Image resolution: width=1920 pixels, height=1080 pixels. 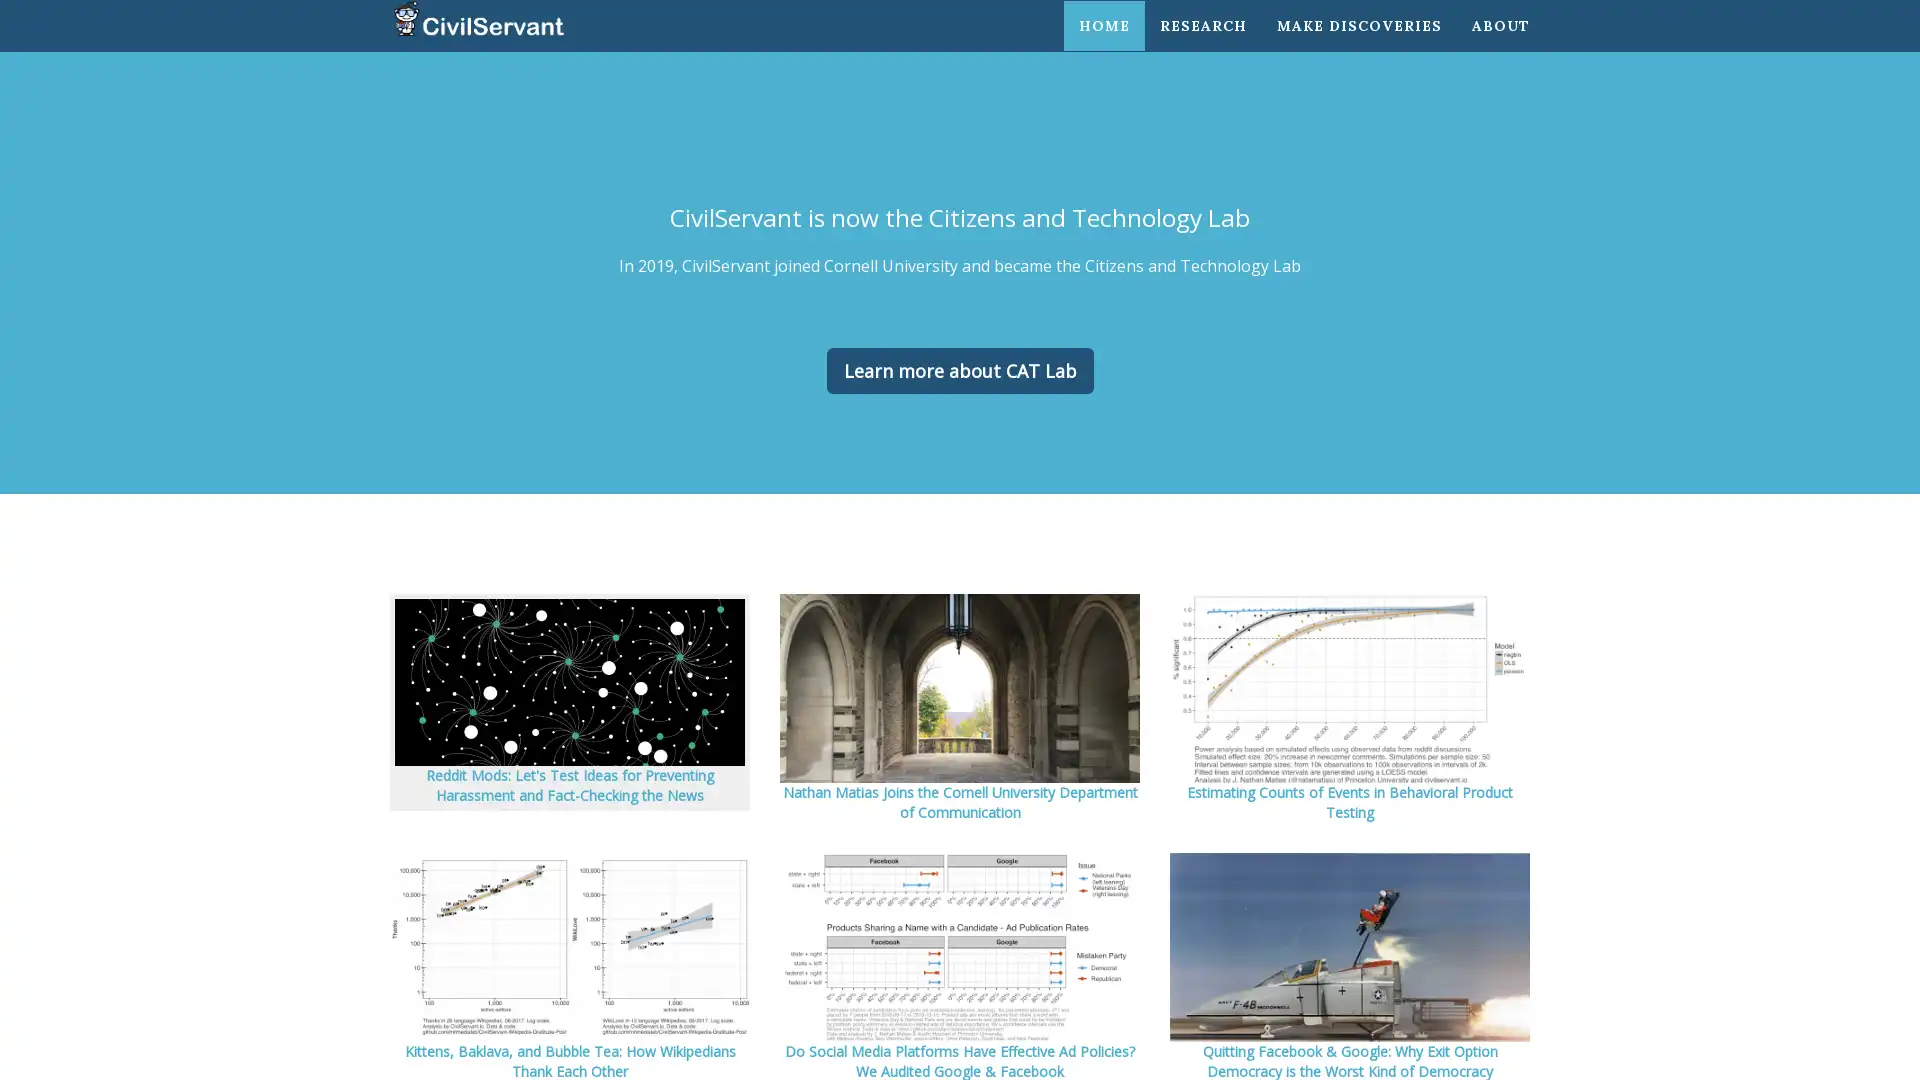 I want to click on Learn more about CAT Lab, so click(x=958, y=370).